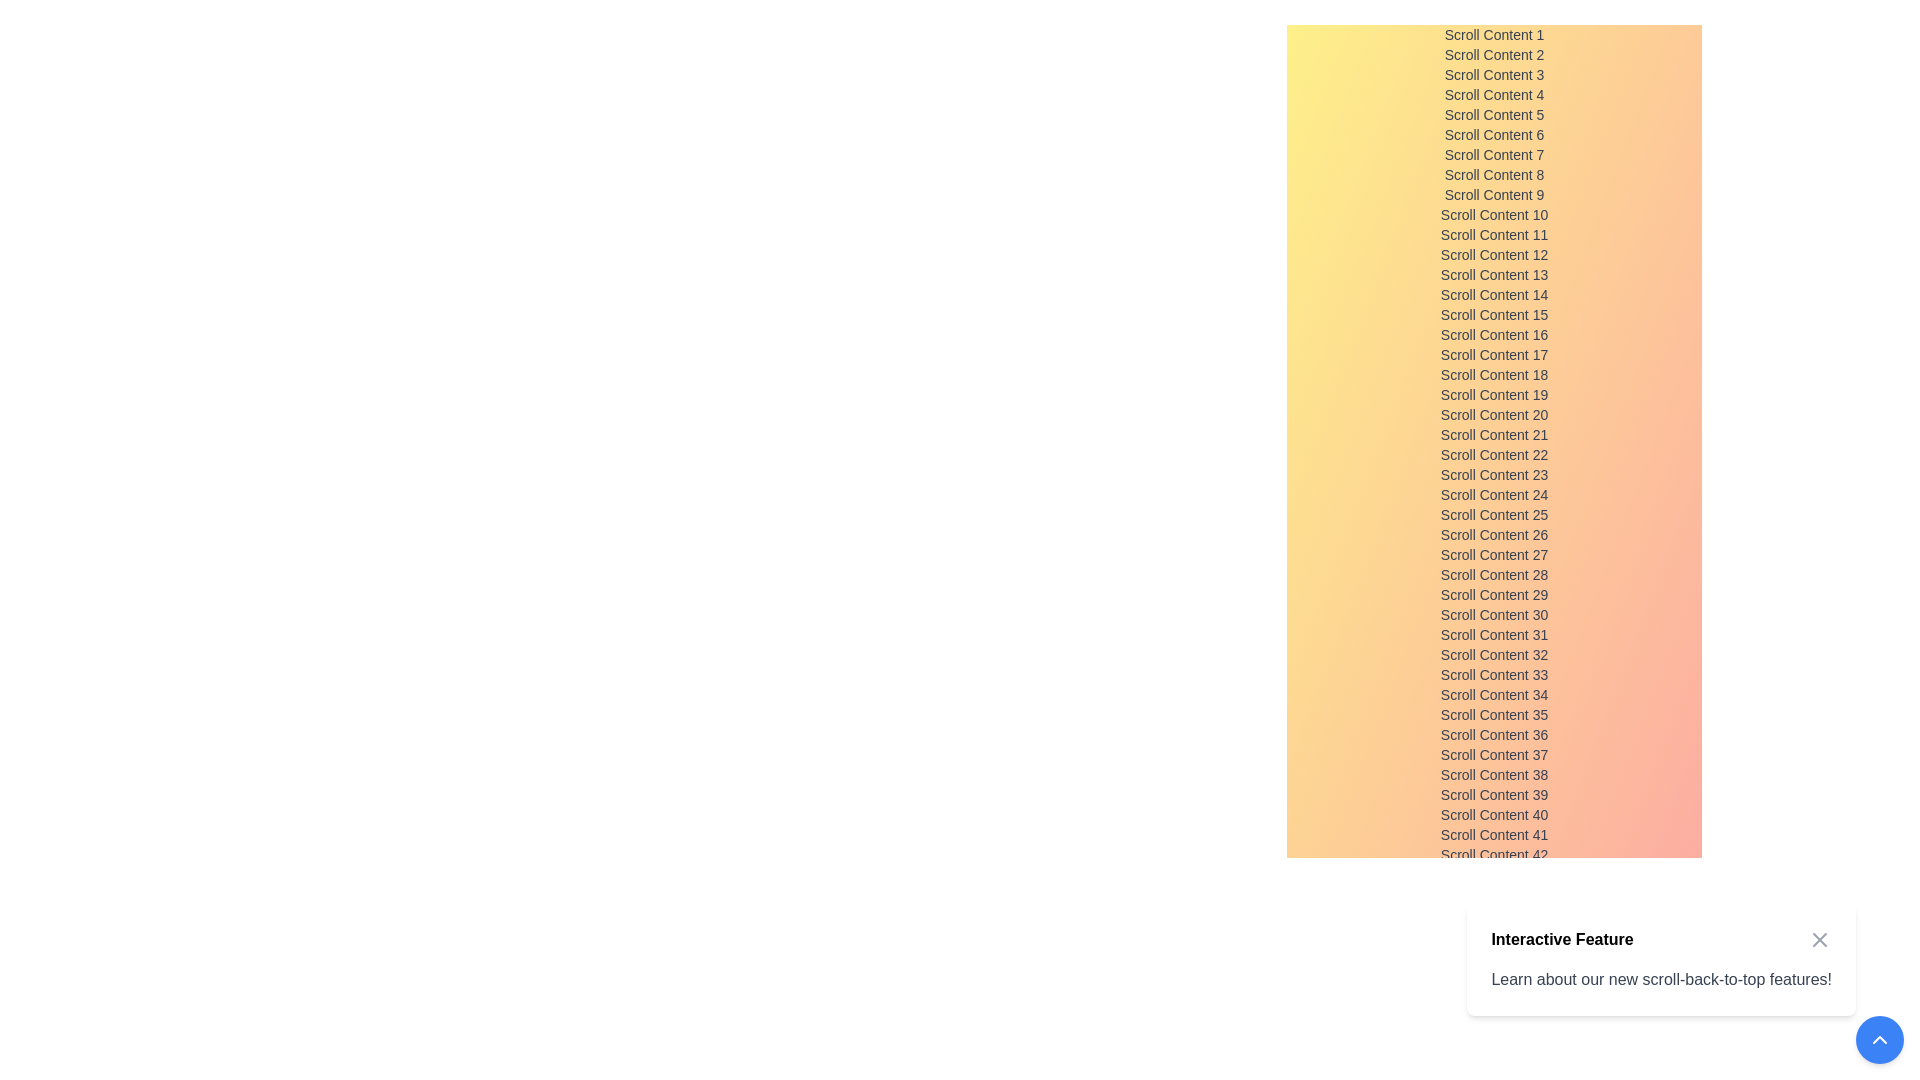  Describe the element at coordinates (1494, 34) in the screenshot. I see `the text element labeled 'Scroll Content 1' which is the first item in a vertically scrollable list, styled in small gray font` at that location.